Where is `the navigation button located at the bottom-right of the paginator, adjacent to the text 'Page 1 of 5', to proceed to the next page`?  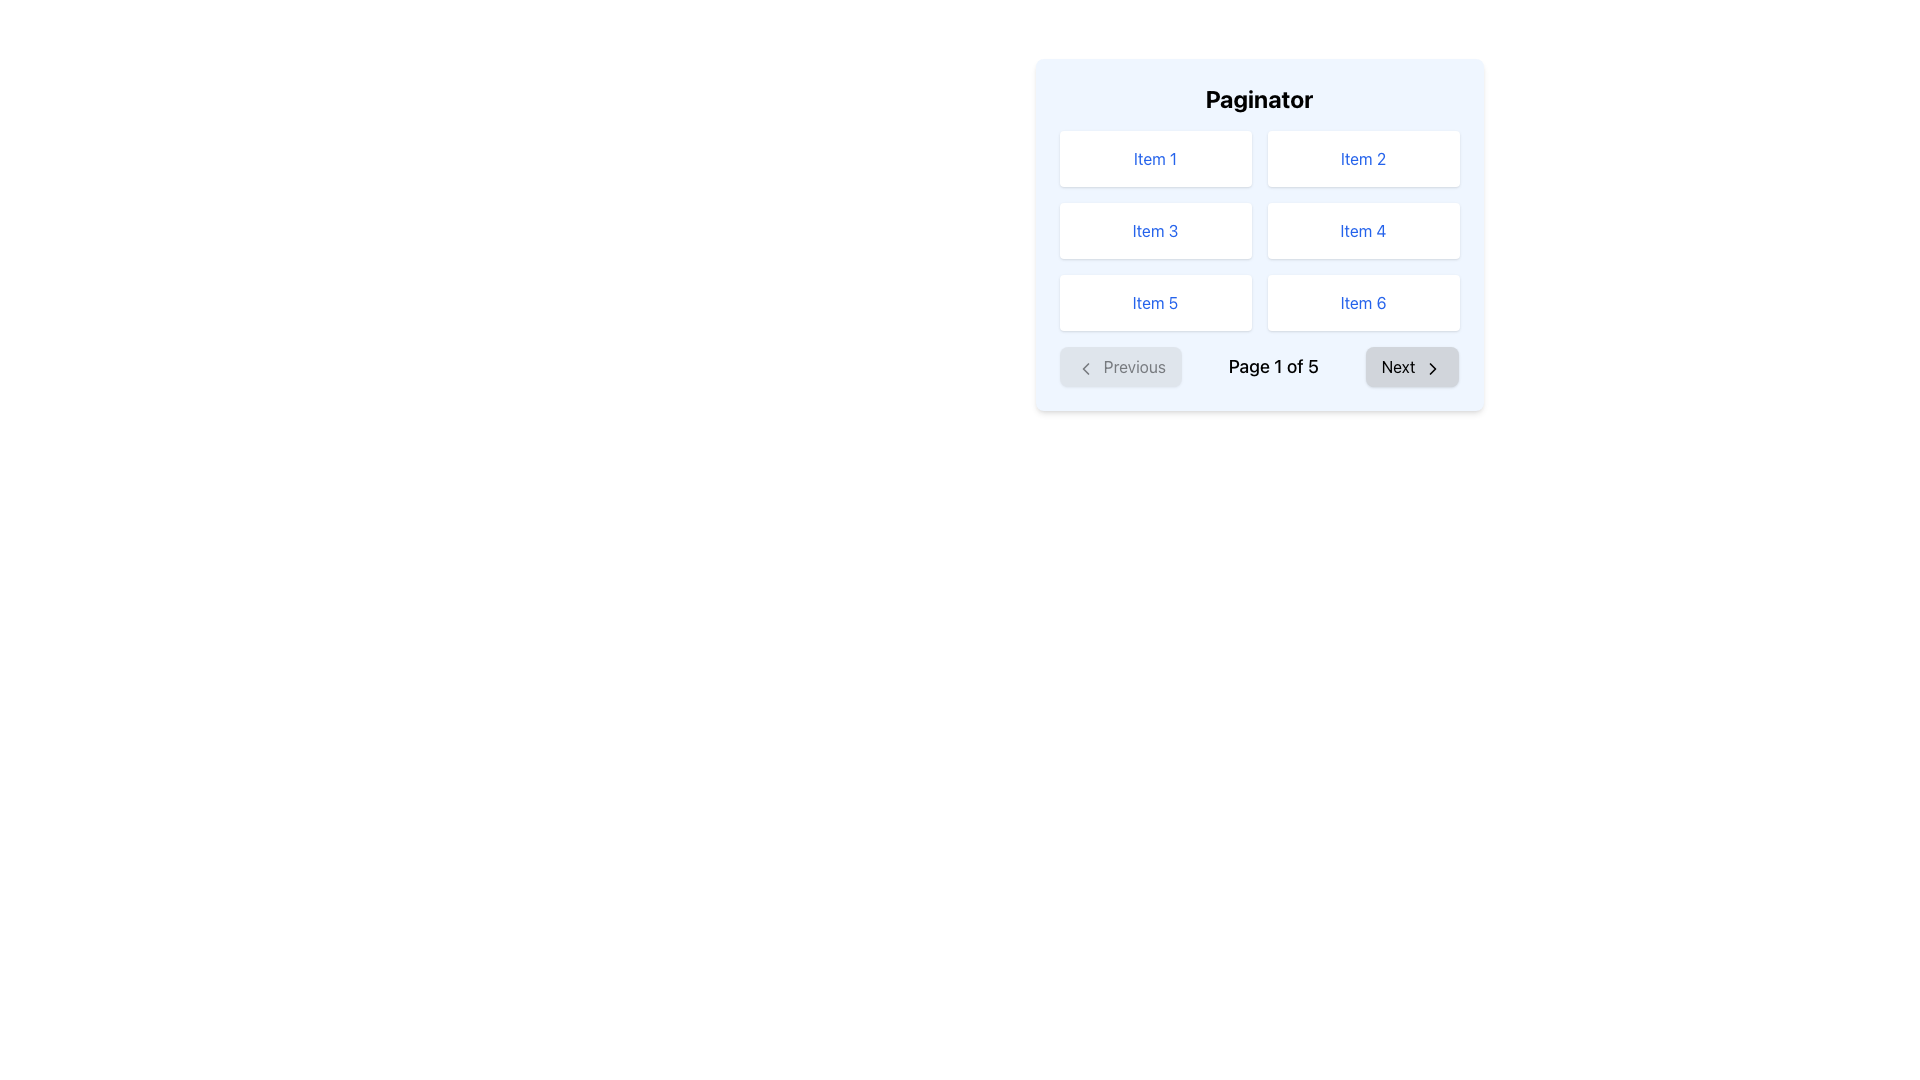
the navigation button located at the bottom-right of the paginator, adjacent to the text 'Page 1 of 5', to proceed to the next page is located at coordinates (1411, 366).